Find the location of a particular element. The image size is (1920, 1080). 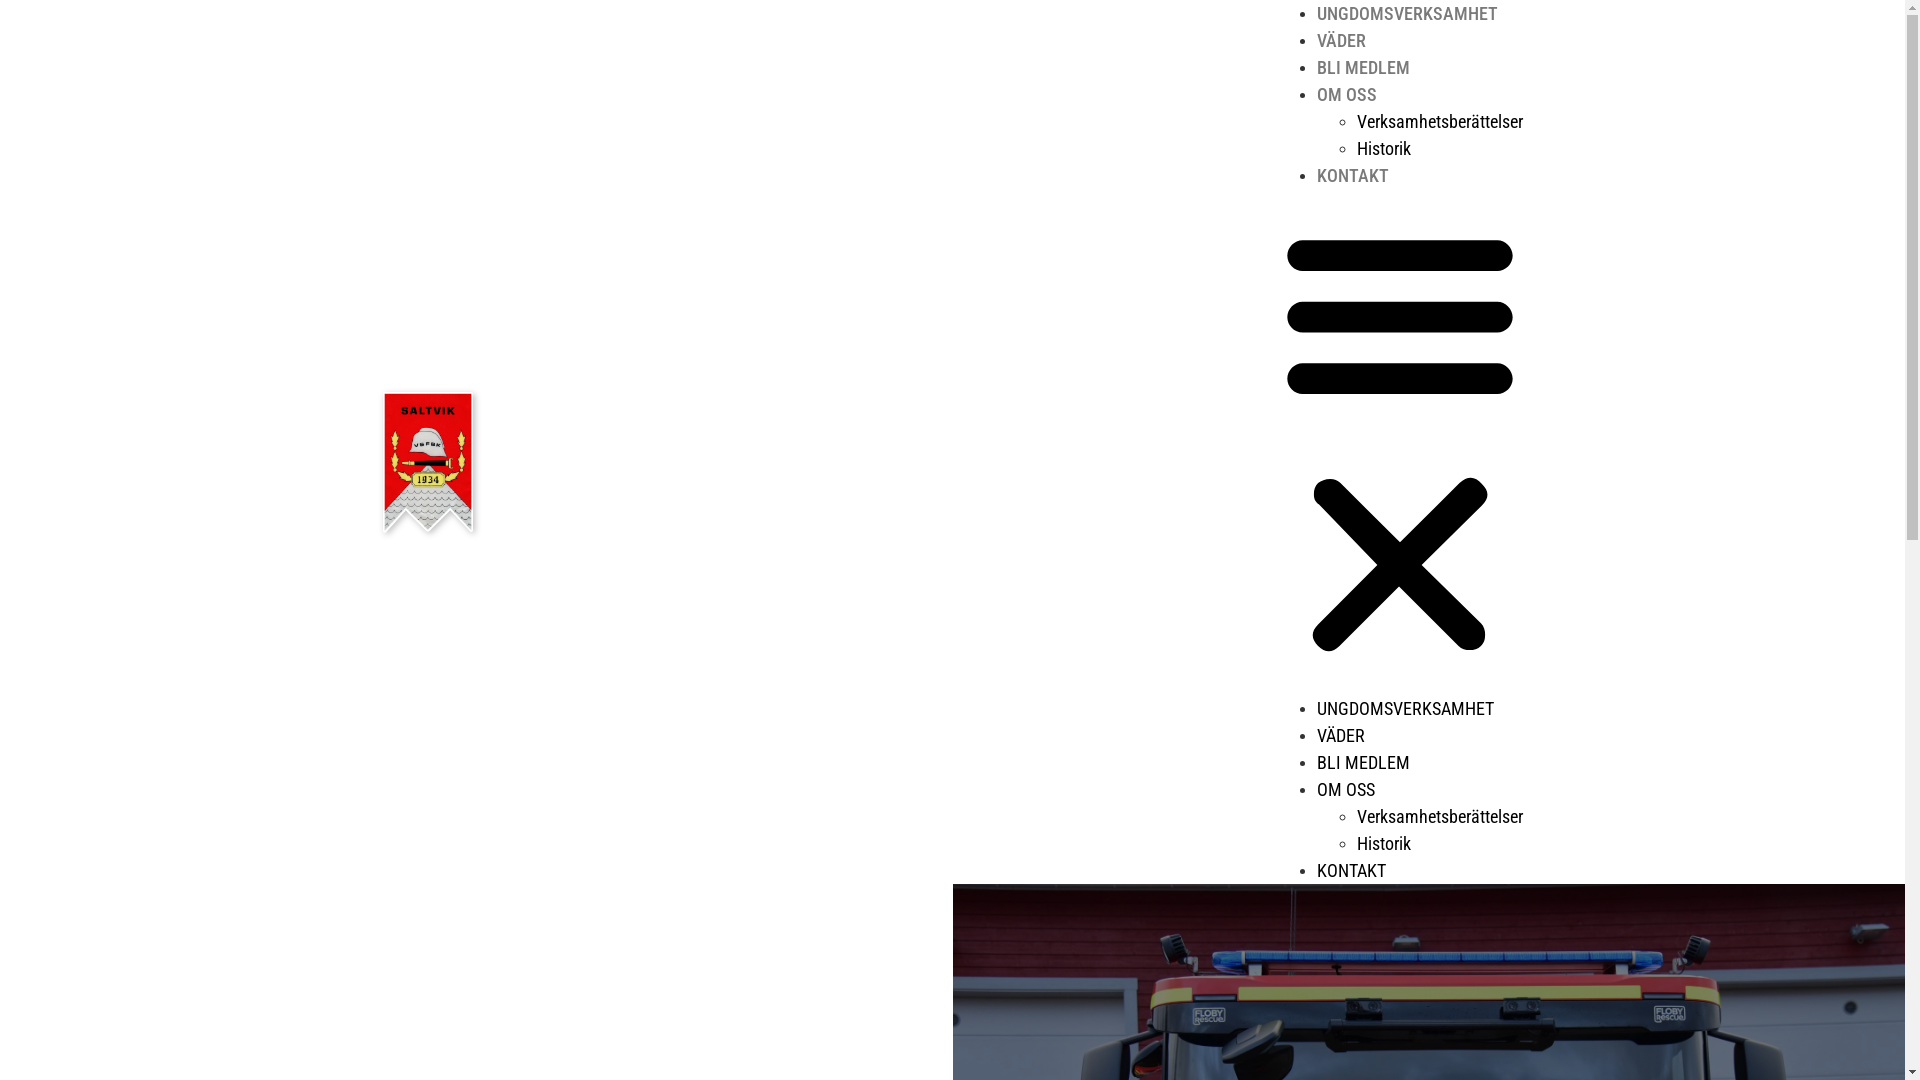

'BLI MEDLEM' is located at coordinates (1361, 66).